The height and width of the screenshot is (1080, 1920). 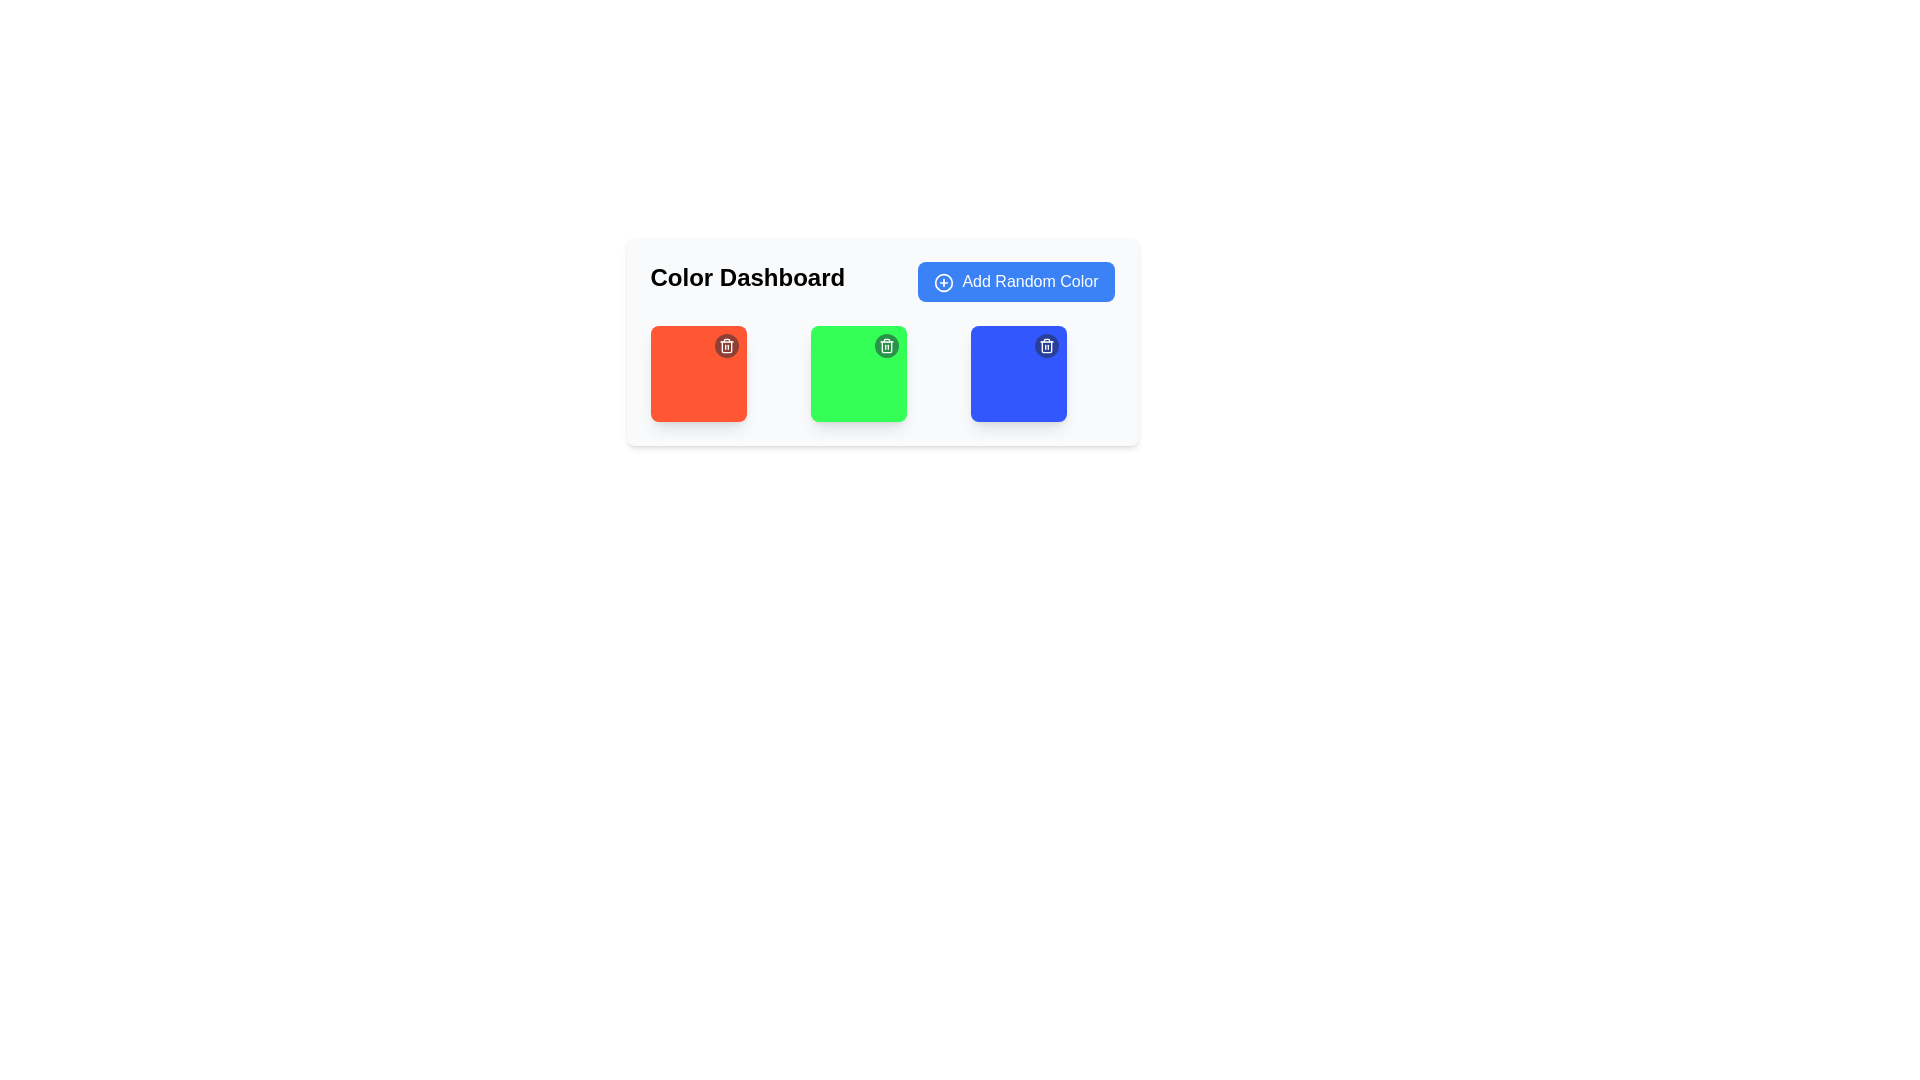 I want to click on the delete button located in the top-right corner of the green card, which is the second card in a row of three, to observe any hover effects, so click(x=885, y=345).